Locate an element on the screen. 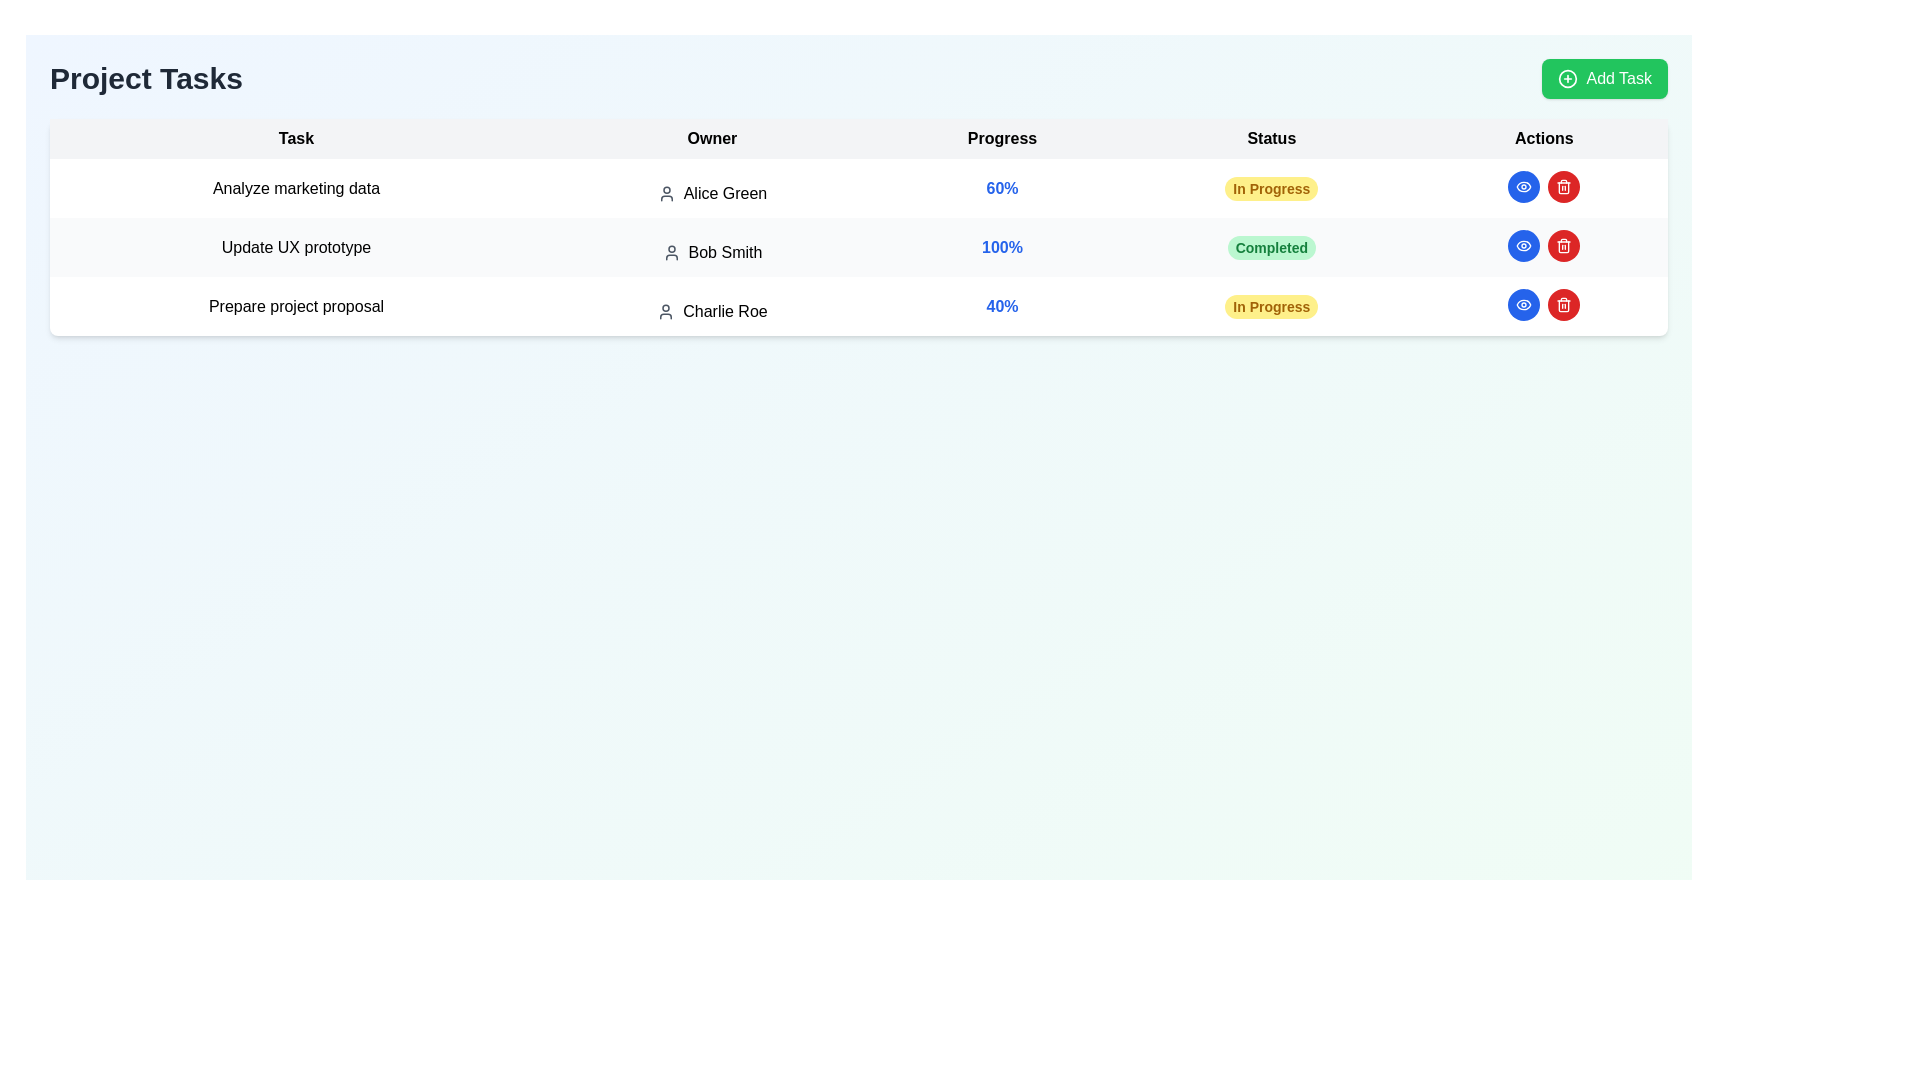  the Progress column header in the table, which is the third column header located between the Owner and Status headers under the main title 'Project Tasks' is located at coordinates (1002, 137).